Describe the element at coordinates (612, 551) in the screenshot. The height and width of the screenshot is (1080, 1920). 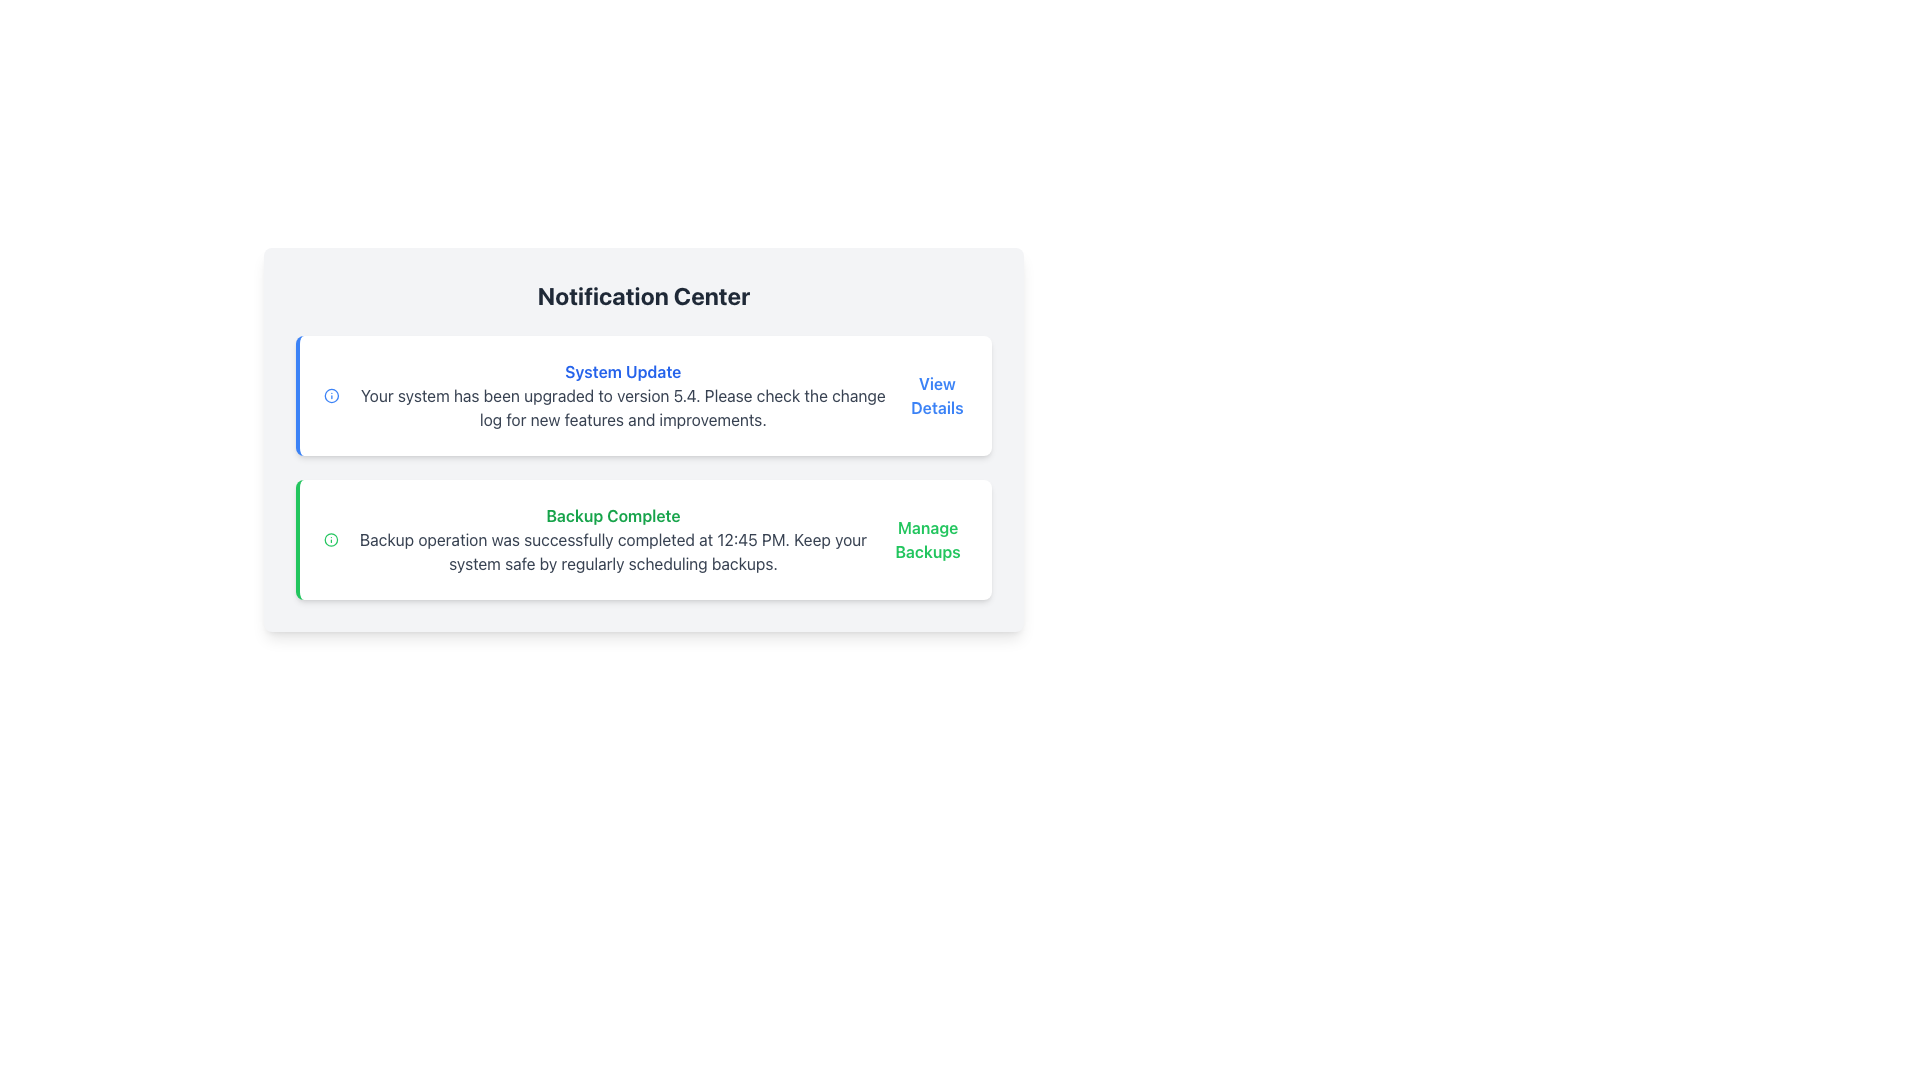
I see `the text block displaying the message 'Backup operation was successfully completed at 12:45 PM. Keep your system safe by regularly scheduling backups.' located beneath the bold green header 'Backup Complete' in the second notification module of the 'Notification Center'` at that location.